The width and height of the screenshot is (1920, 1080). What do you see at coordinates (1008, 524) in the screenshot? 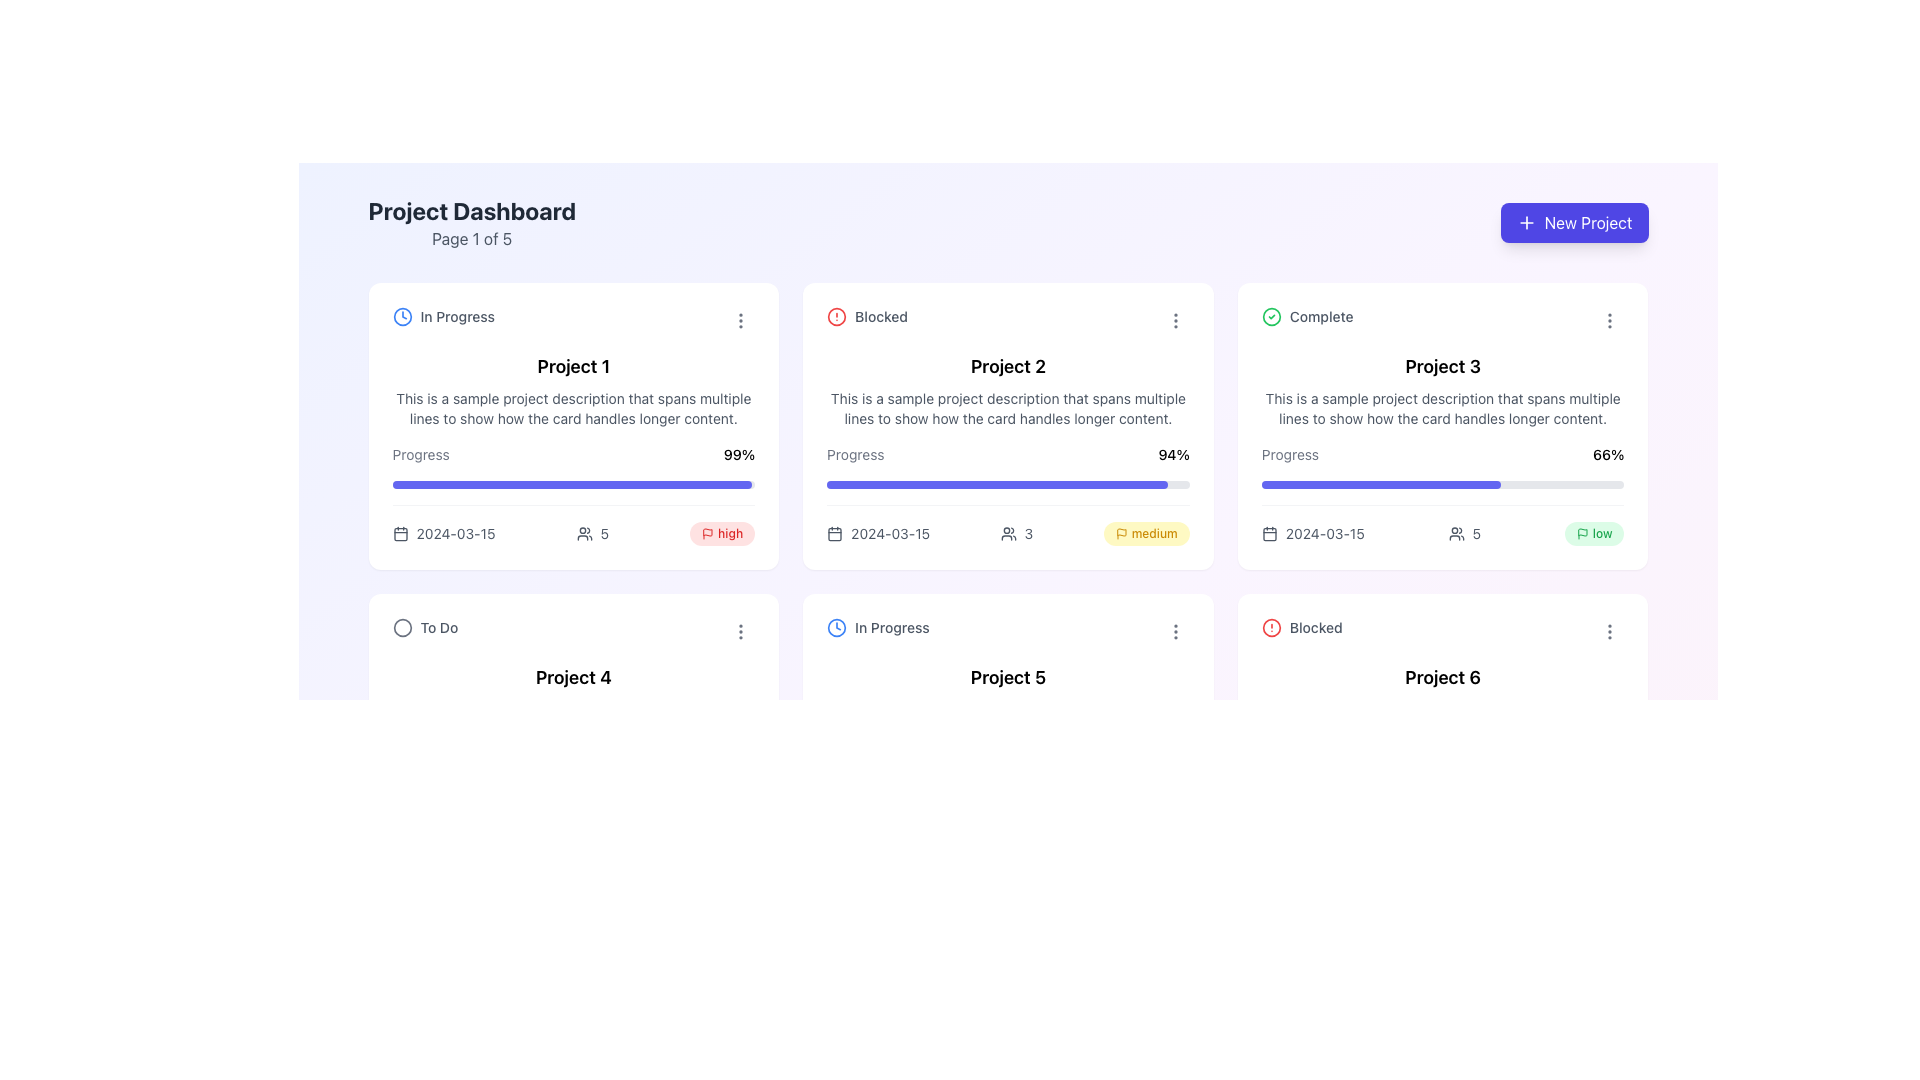
I see `the icon of a group of people with the number '3' located in the information section of the second card titled 'Project 2', which is under the 'Blocked' status` at bounding box center [1008, 524].